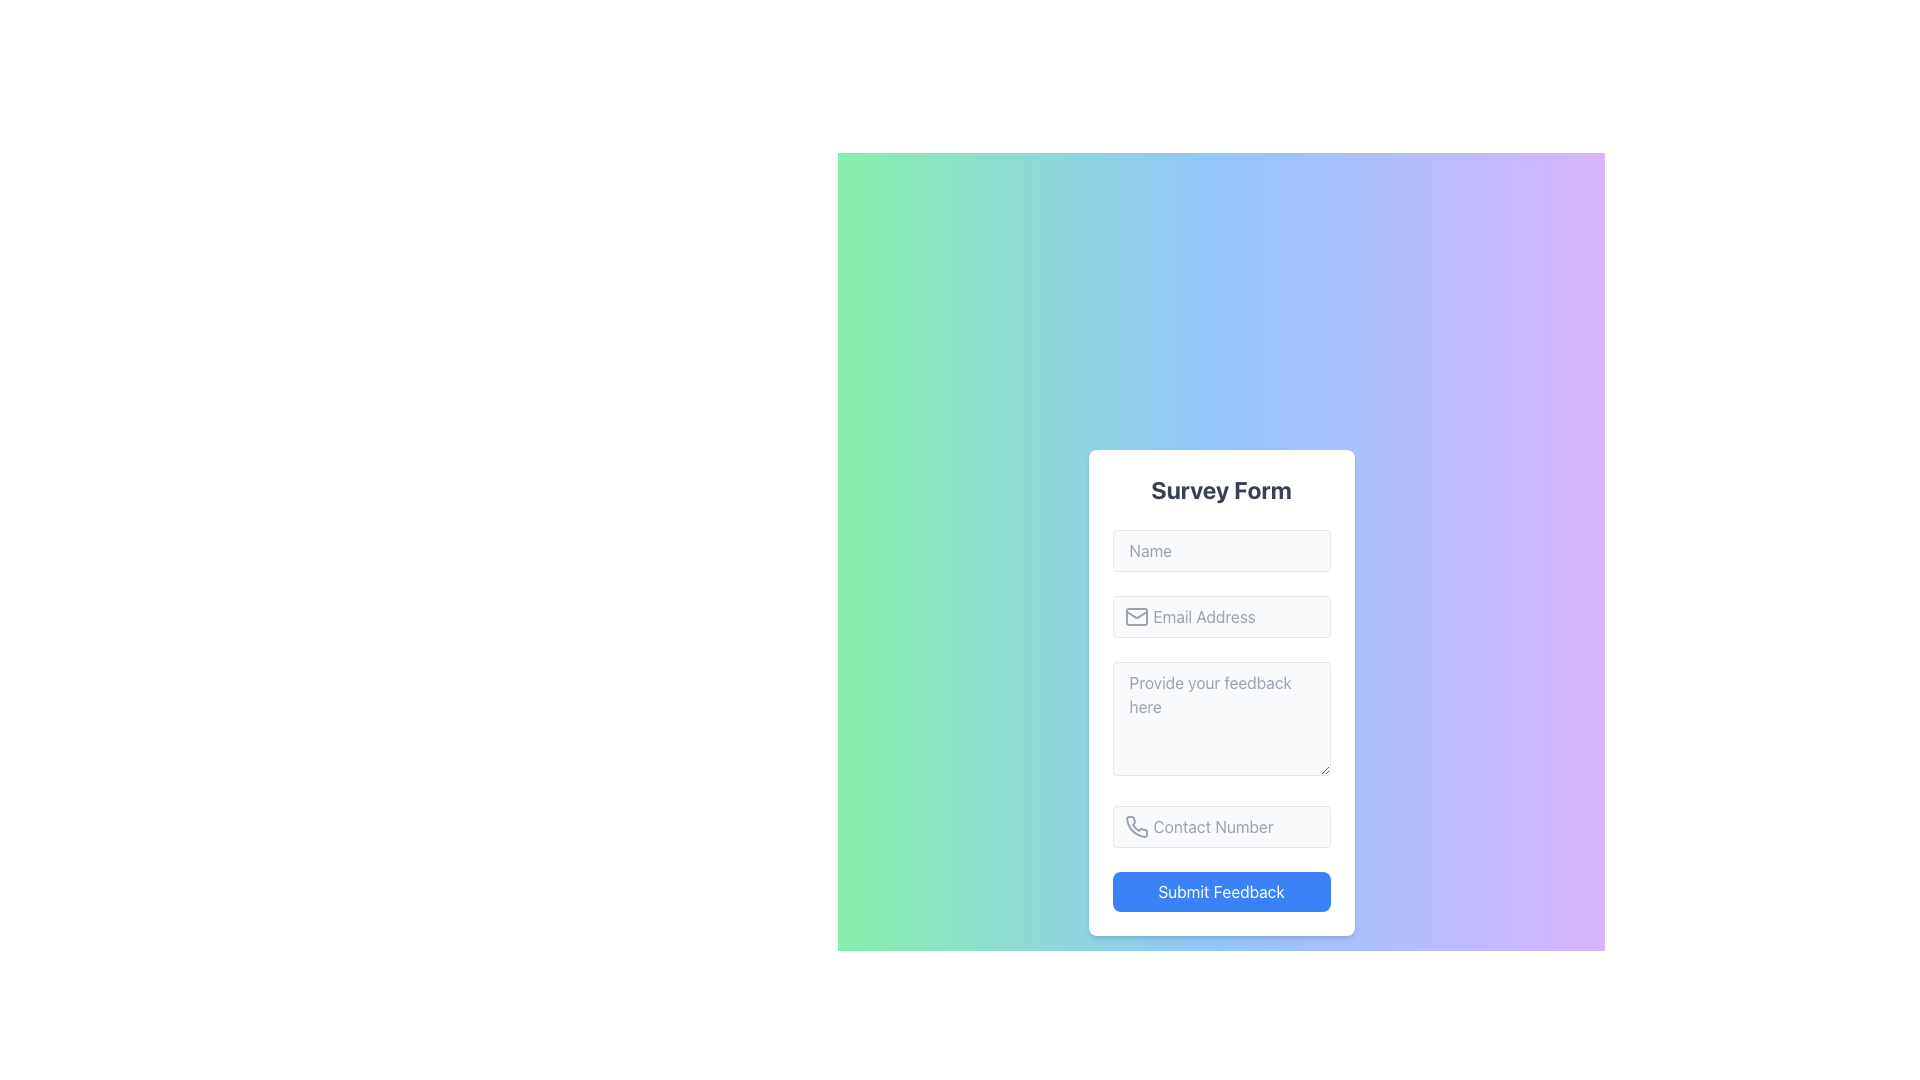 The image size is (1920, 1080). I want to click on the email icon located to the left of the 'Email Address' input field in the 'Survey Form' interface, which visually represents the functionality of the associated input field, so click(1136, 616).